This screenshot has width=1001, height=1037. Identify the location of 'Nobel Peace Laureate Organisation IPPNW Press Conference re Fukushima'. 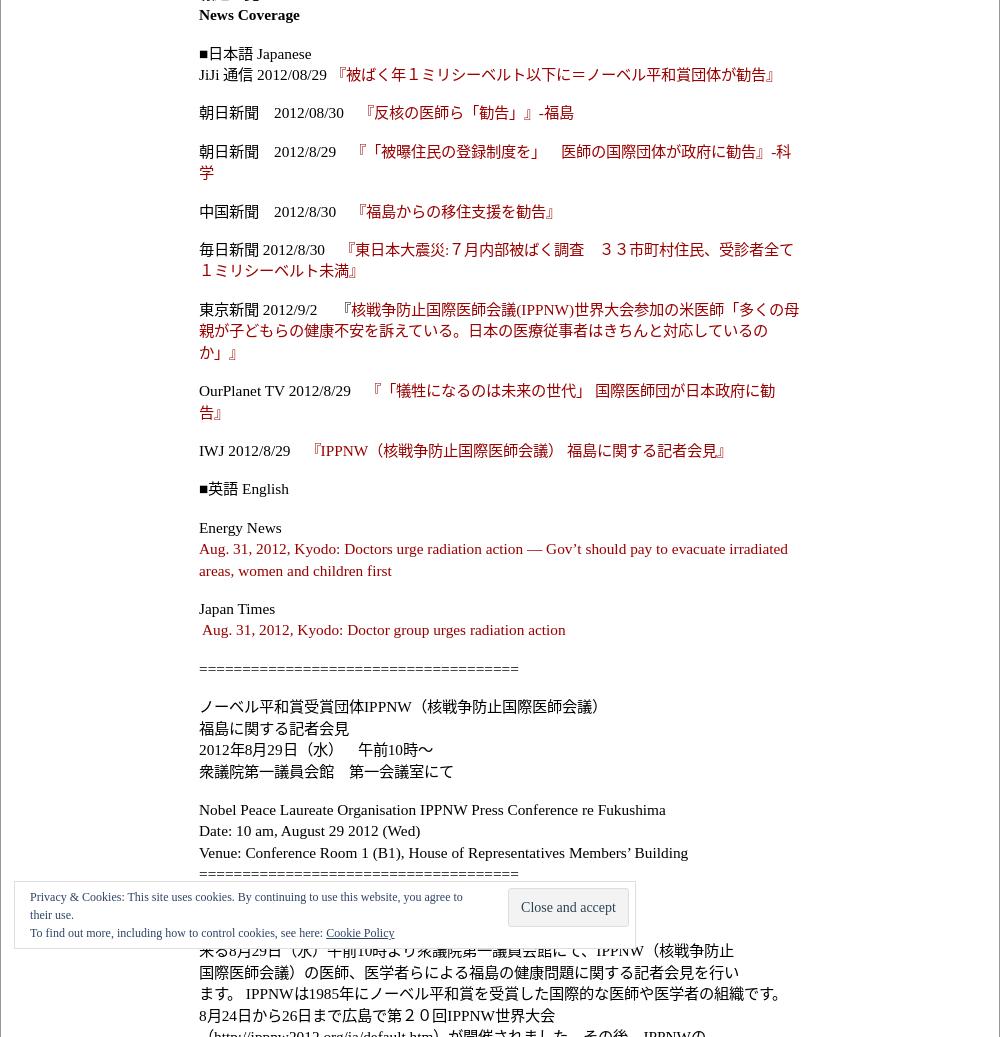
(432, 808).